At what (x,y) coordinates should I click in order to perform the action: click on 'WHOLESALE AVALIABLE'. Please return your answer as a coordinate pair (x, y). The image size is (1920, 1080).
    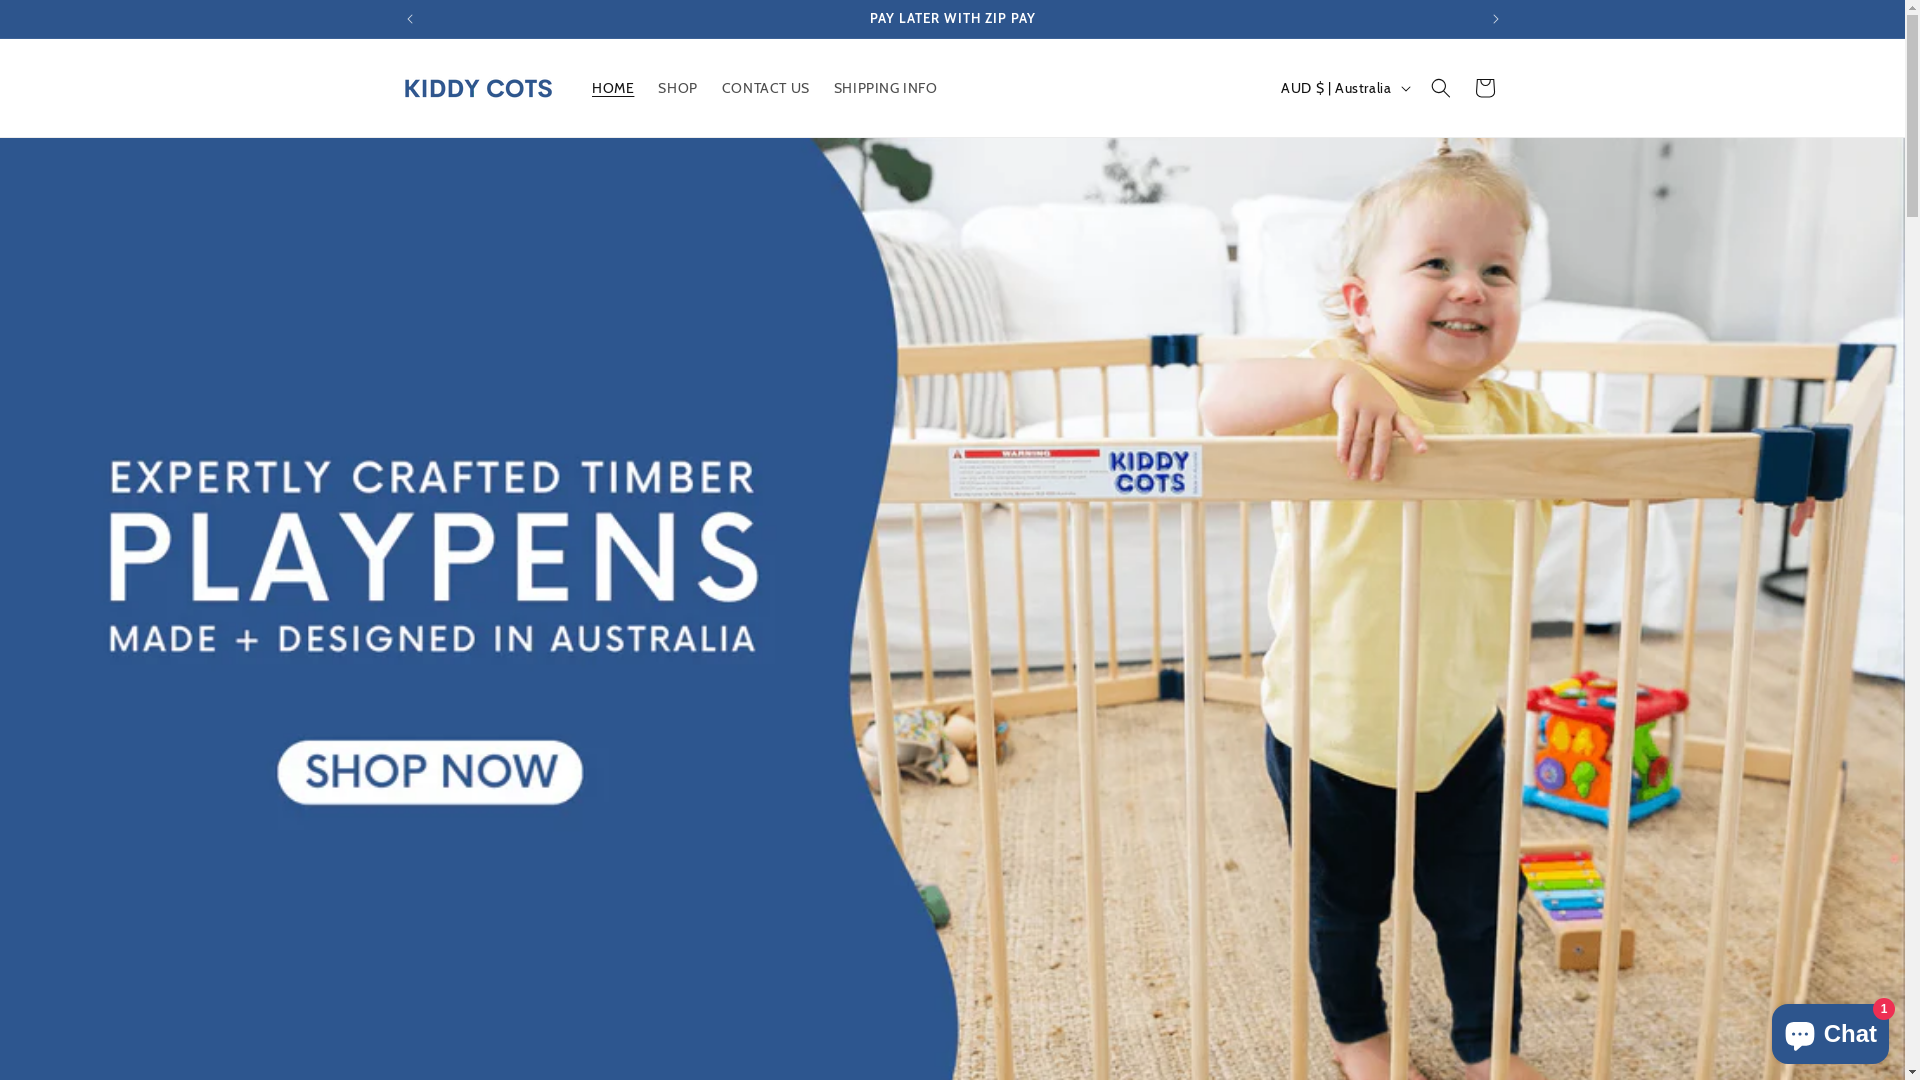
    Looking at the image, I should click on (952, 19).